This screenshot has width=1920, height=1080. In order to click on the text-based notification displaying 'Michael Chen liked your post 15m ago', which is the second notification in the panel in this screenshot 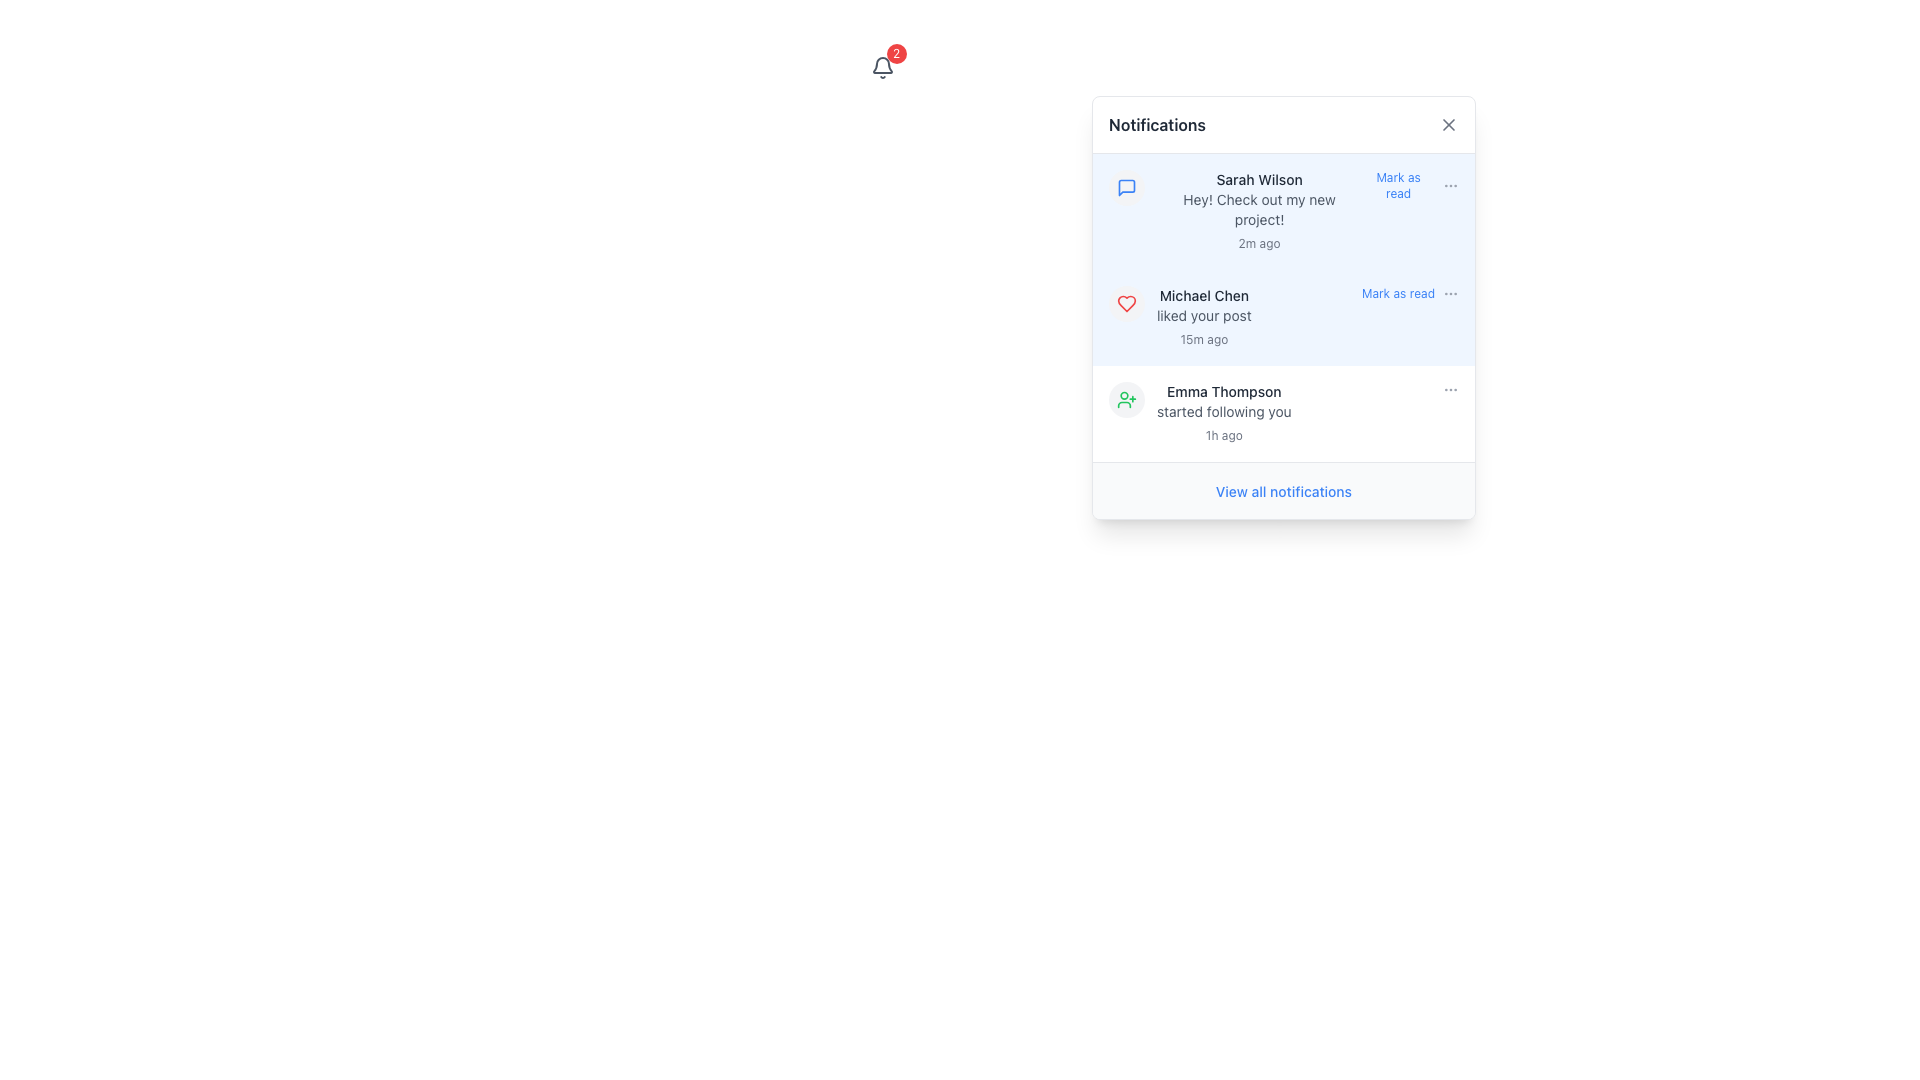, I will do `click(1203, 316)`.